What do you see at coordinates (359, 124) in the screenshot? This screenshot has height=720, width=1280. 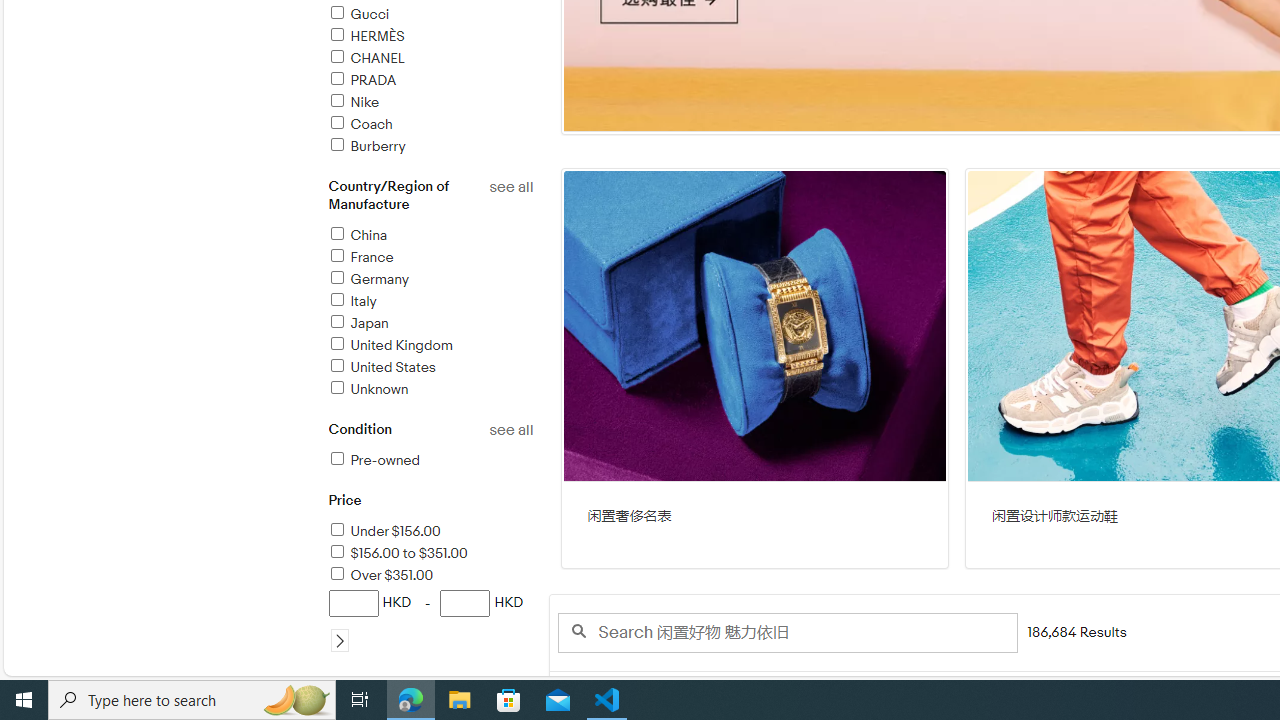 I see `'Coach'` at bounding box center [359, 124].